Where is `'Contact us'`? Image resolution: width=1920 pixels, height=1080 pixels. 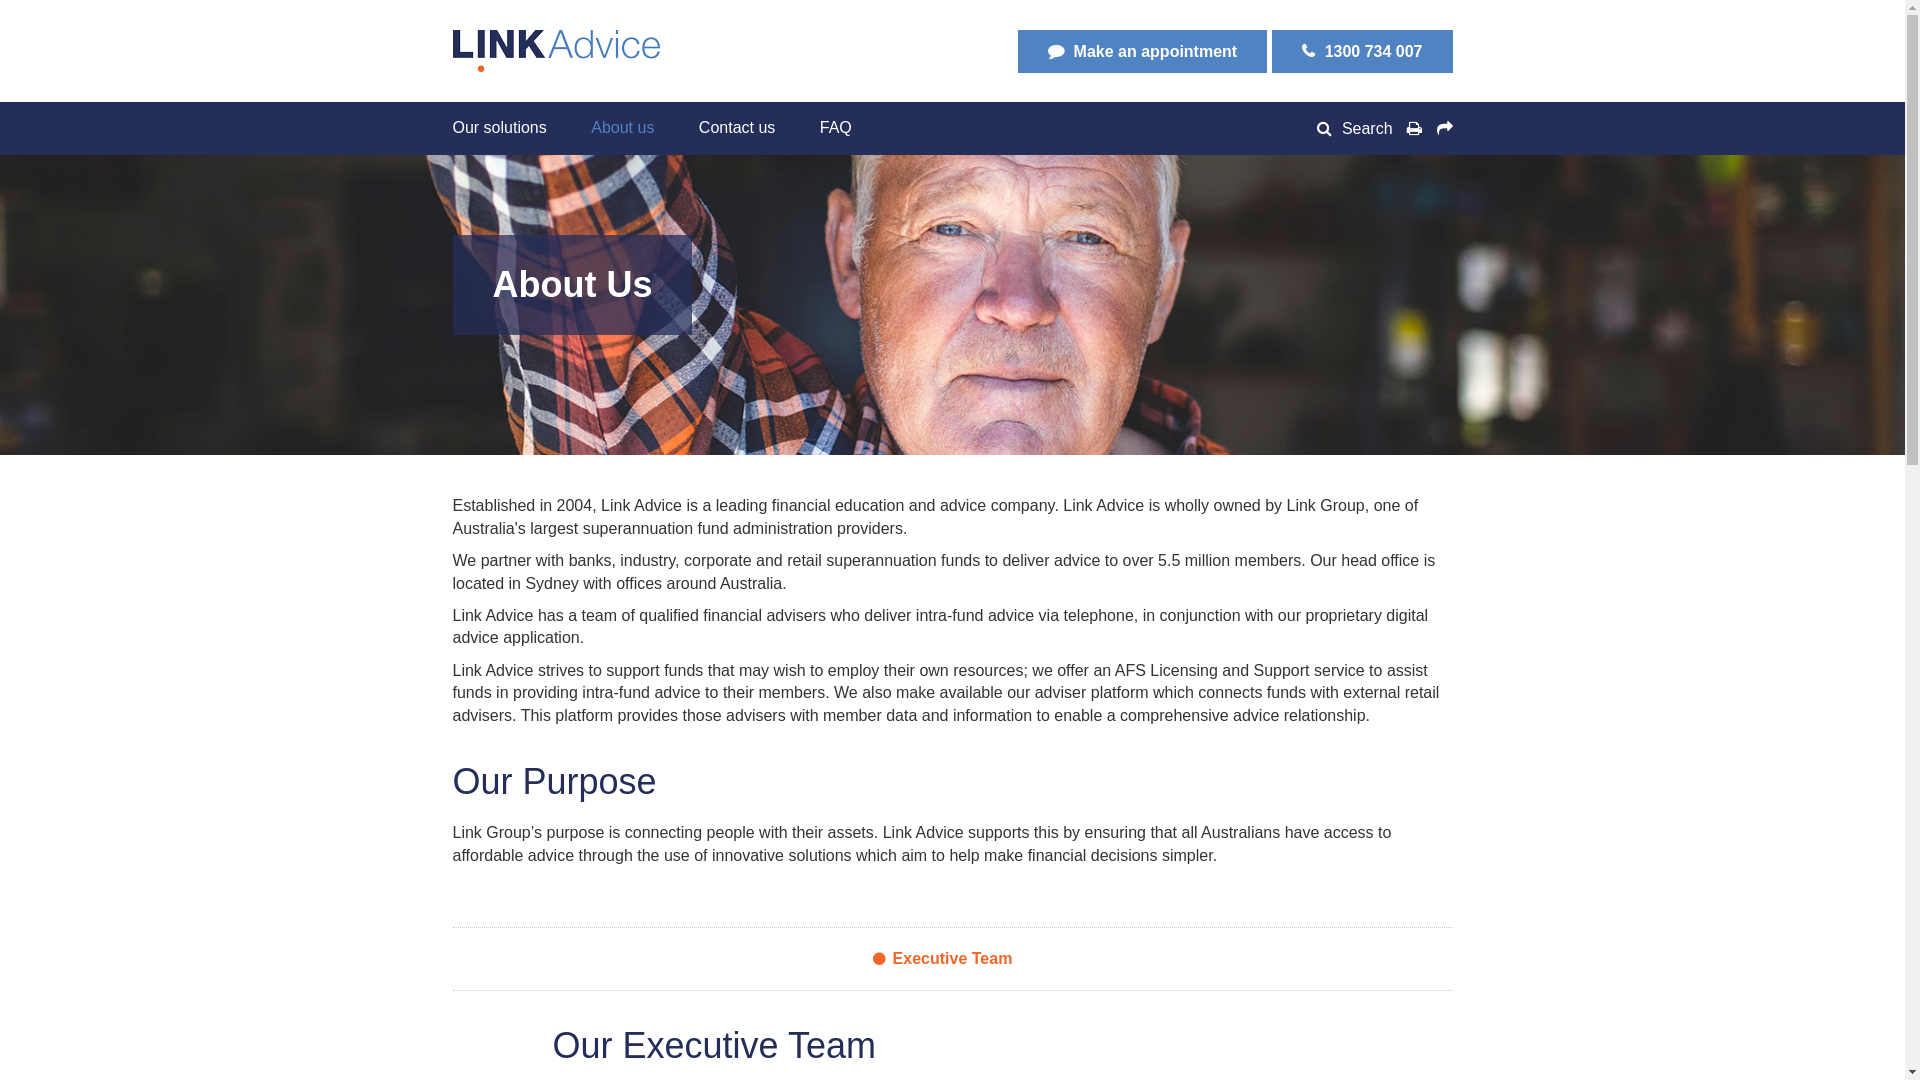 'Contact us' is located at coordinates (736, 127).